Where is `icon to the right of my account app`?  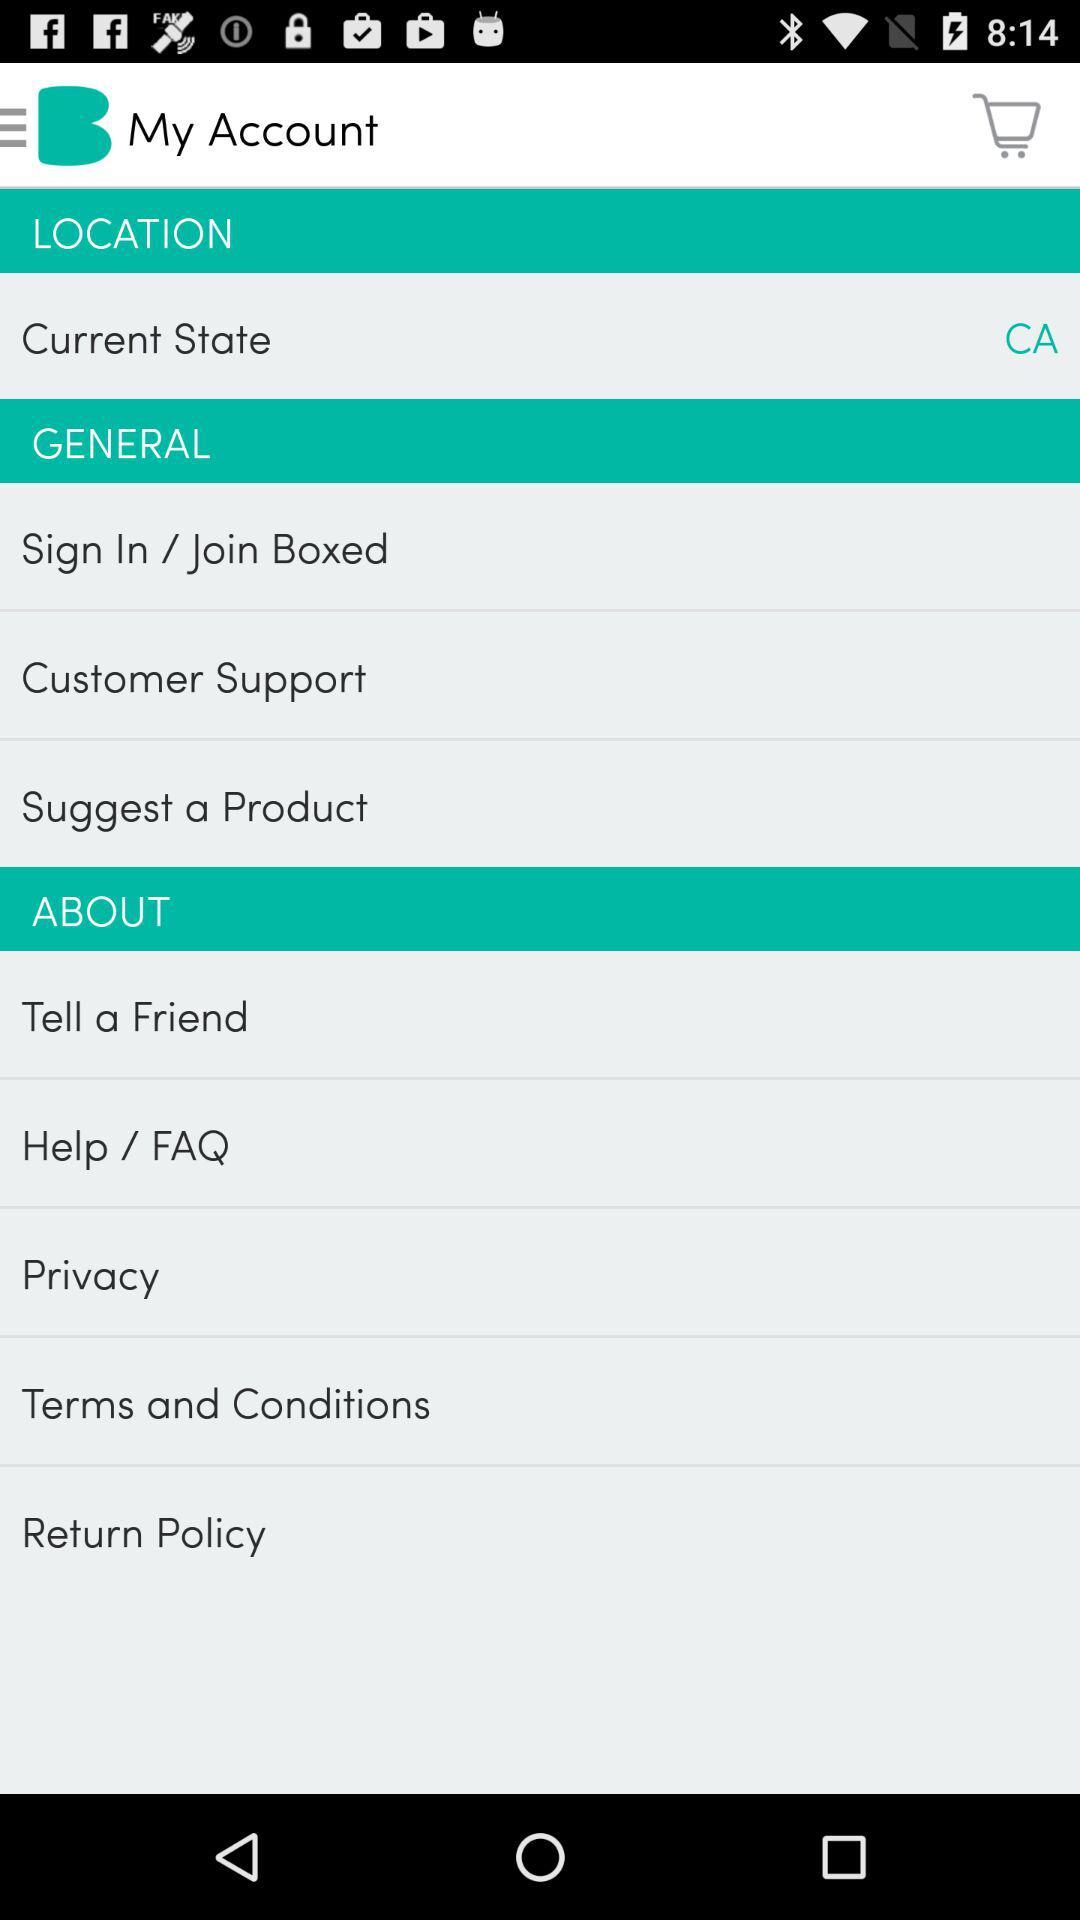 icon to the right of my account app is located at coordinates (1006, 124).